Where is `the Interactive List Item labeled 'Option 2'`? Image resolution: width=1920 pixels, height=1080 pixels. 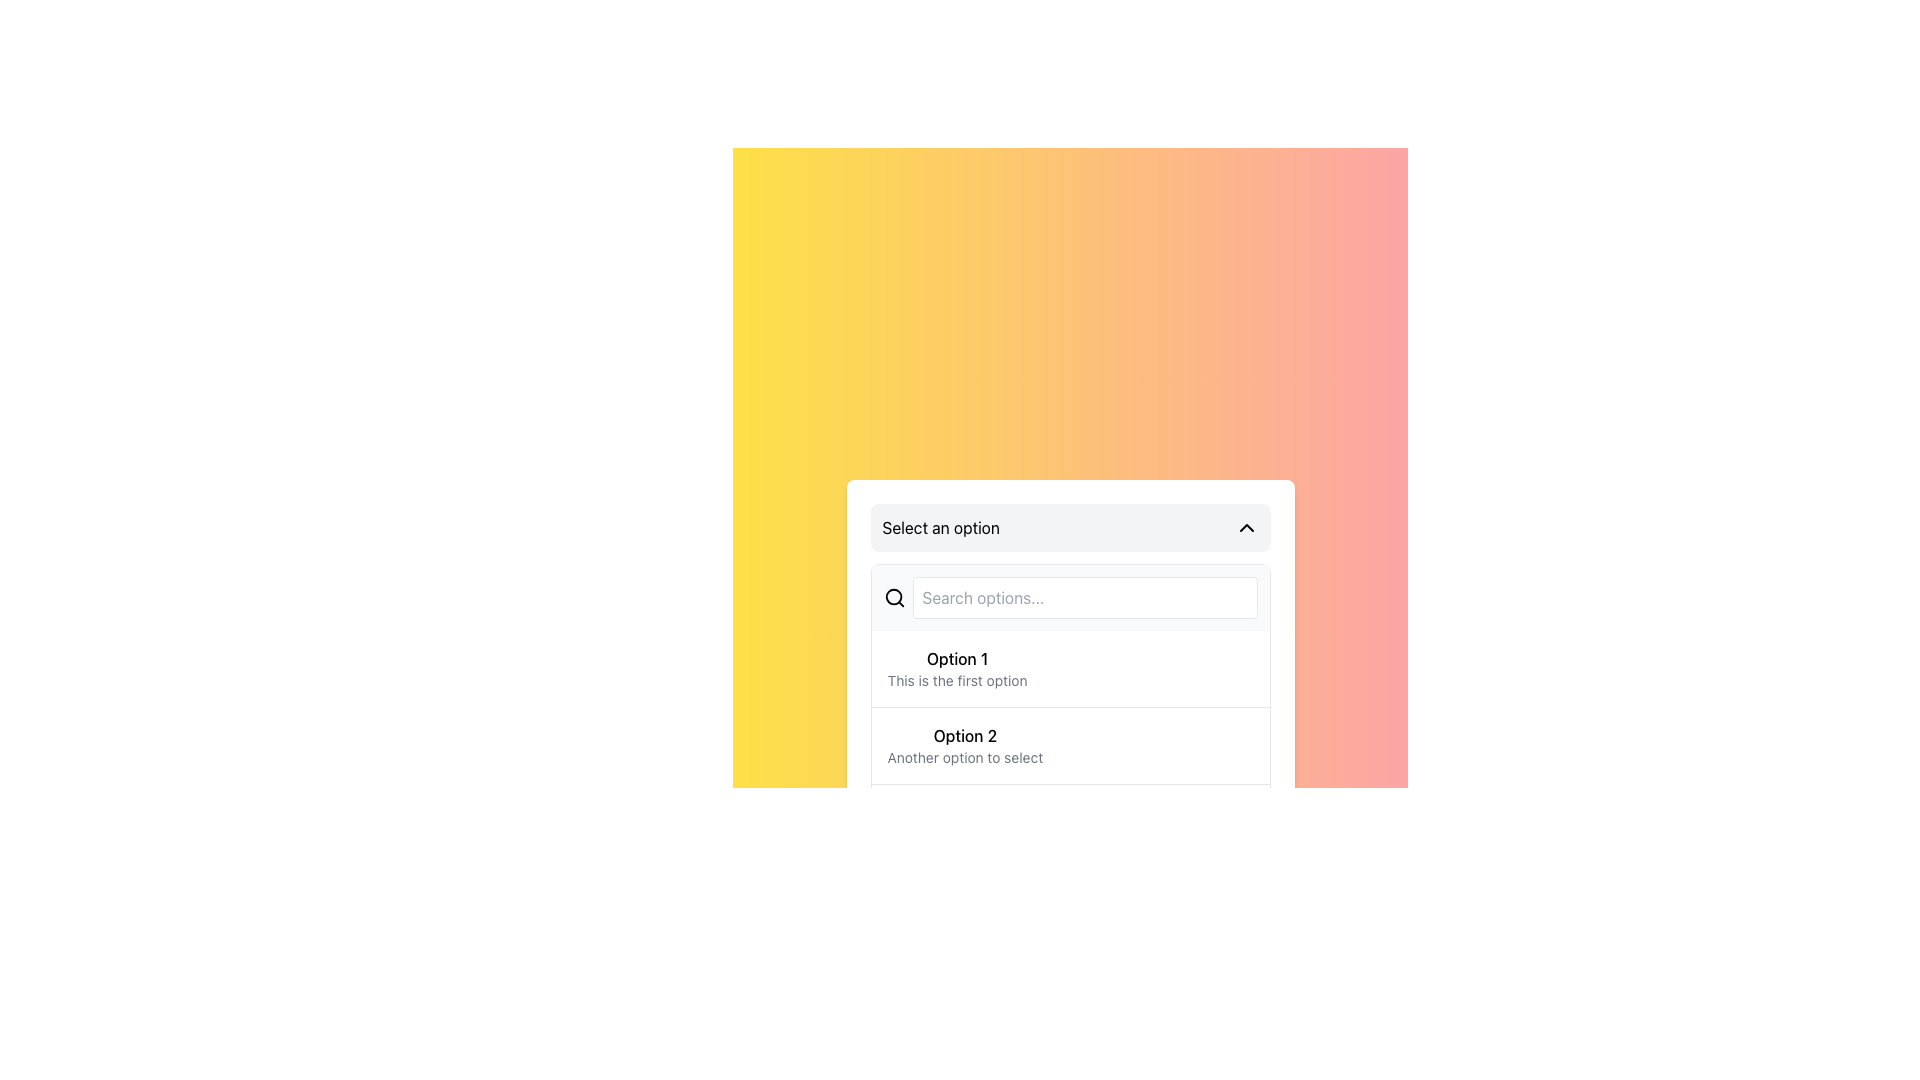
the Interactive List Item labeled 'Option 2' is located at coordinates (1069, 745).